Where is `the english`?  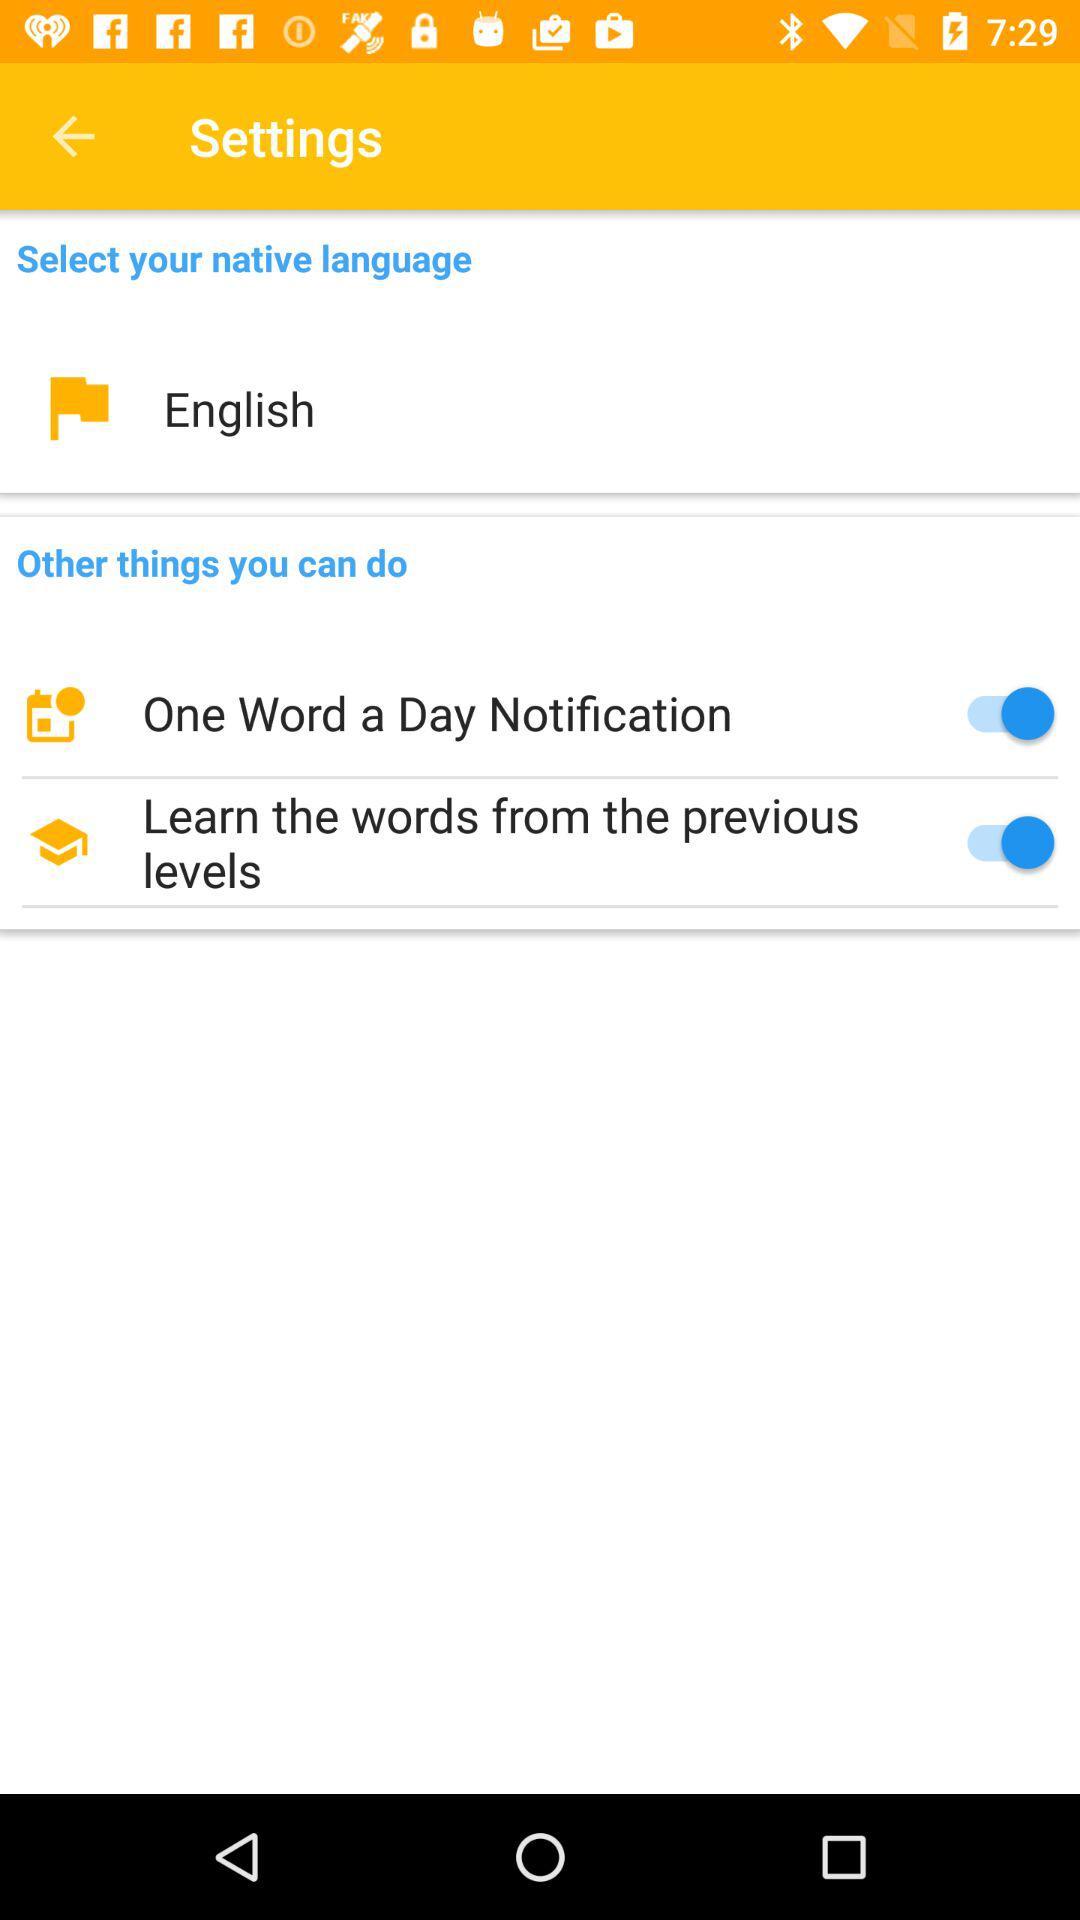
the english is located at coordinates (540, 407).